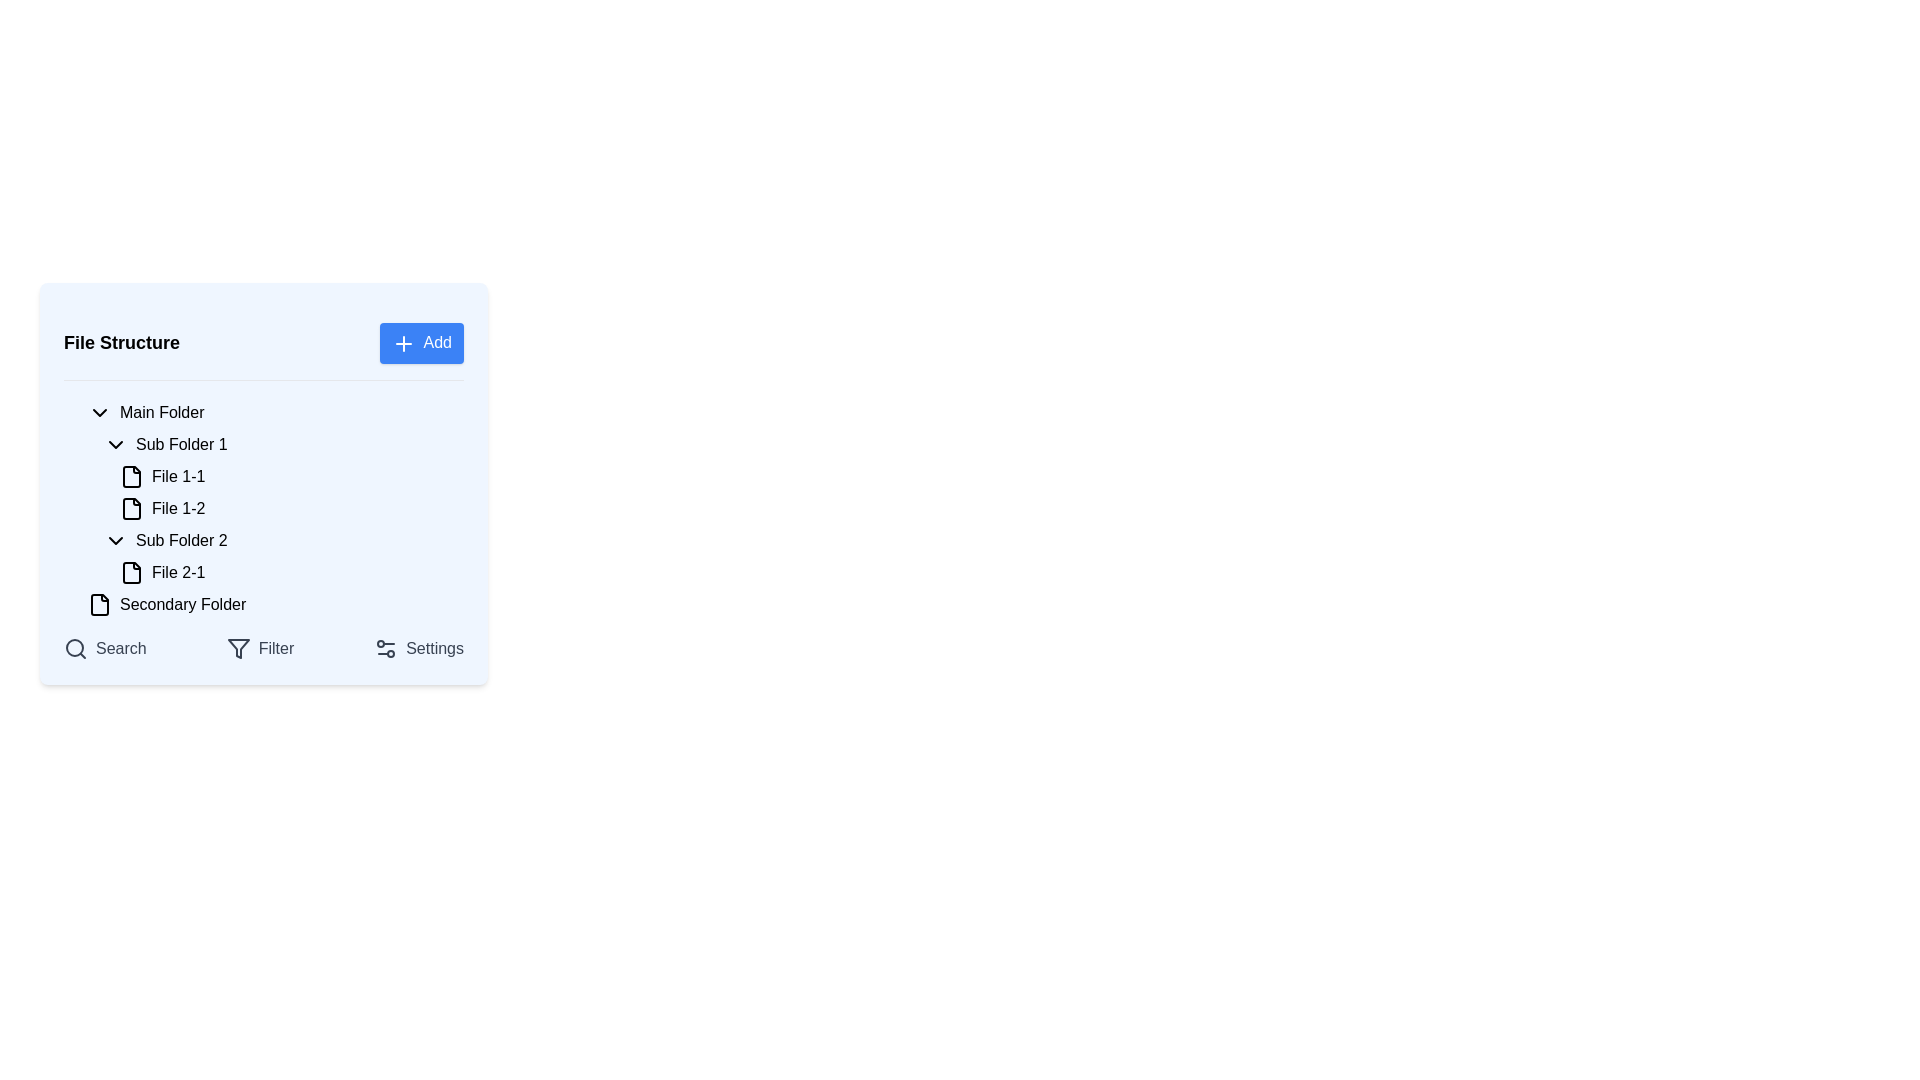 The height and width of the screenshot is (1080, 1920). Describe the element at coordinates (263, 507) in the screenshot. I see `the list item labeled 'File 1-2' within the 'Main Folder' section under 'Sub Folder 1'` at that location.